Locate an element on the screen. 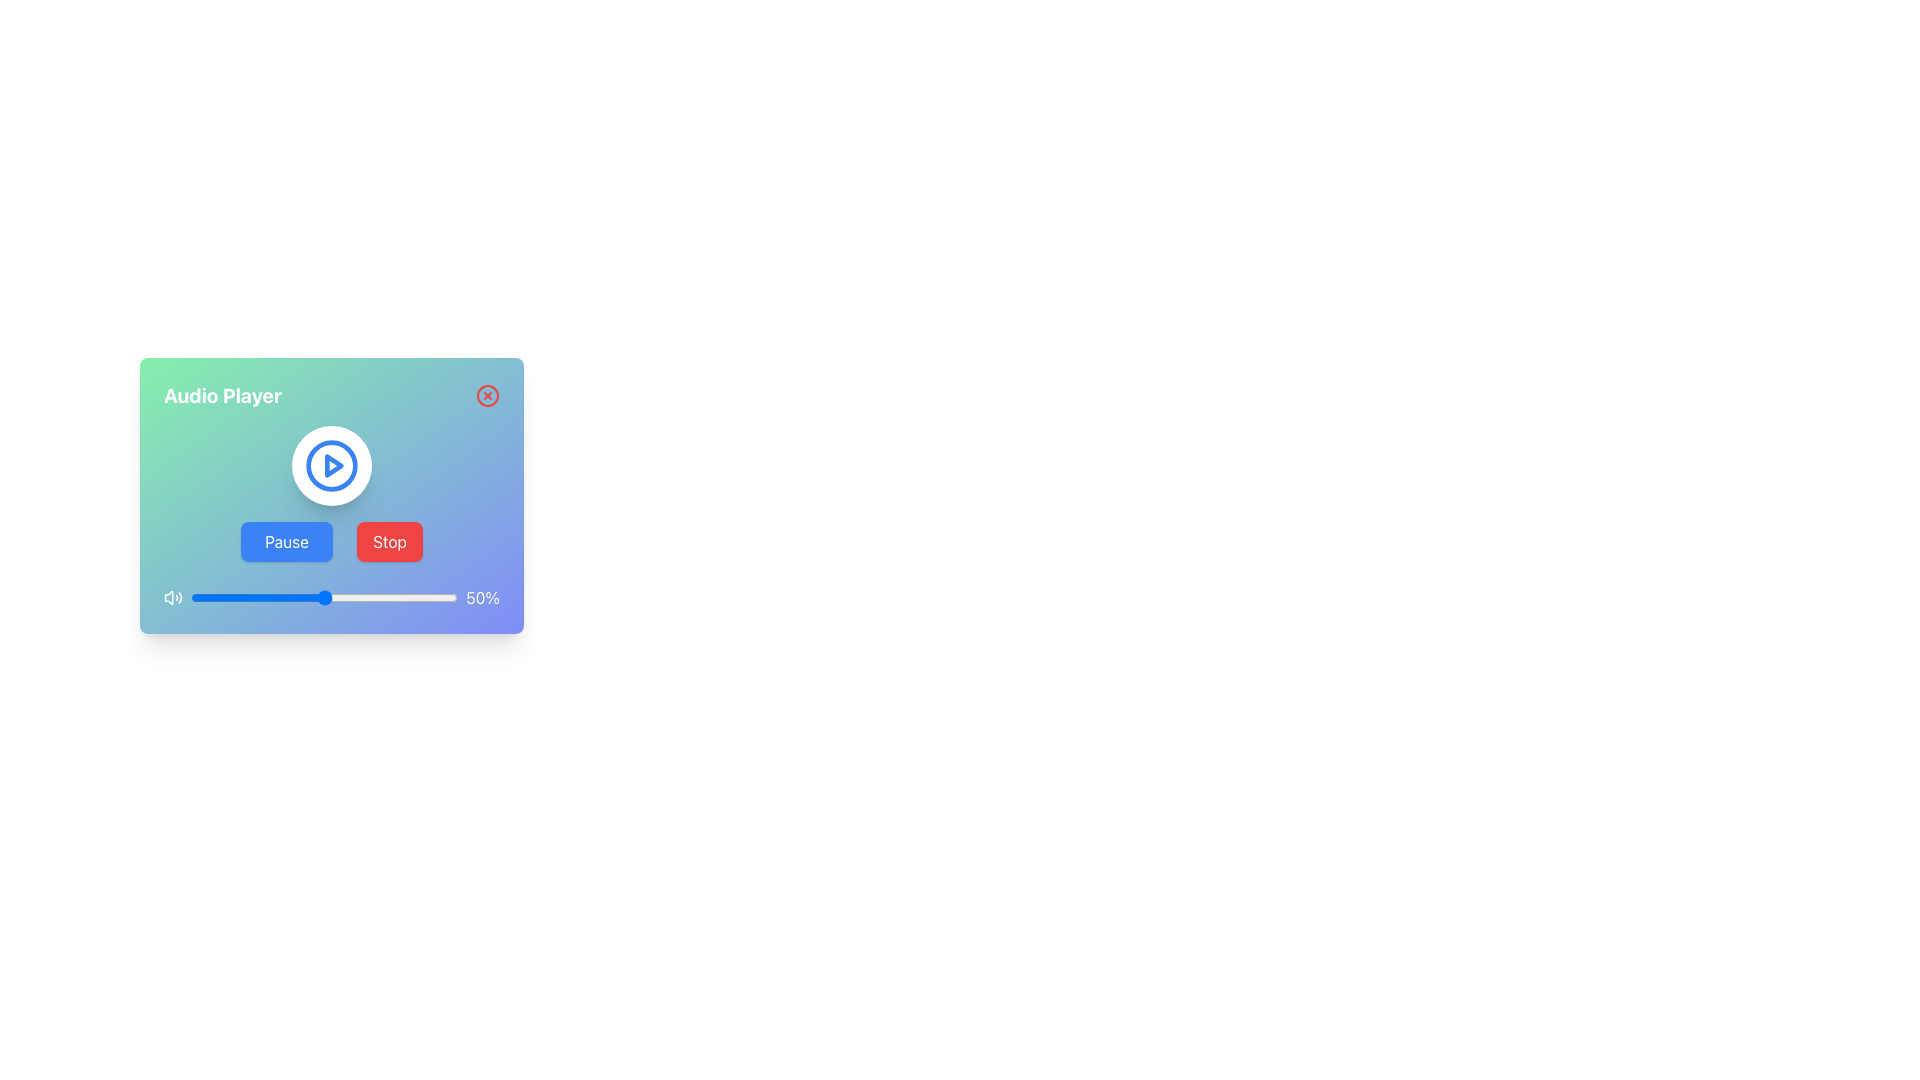 The height and width of the screenshot is (1080, 1920). the slider is located at coordinates (406, 596).